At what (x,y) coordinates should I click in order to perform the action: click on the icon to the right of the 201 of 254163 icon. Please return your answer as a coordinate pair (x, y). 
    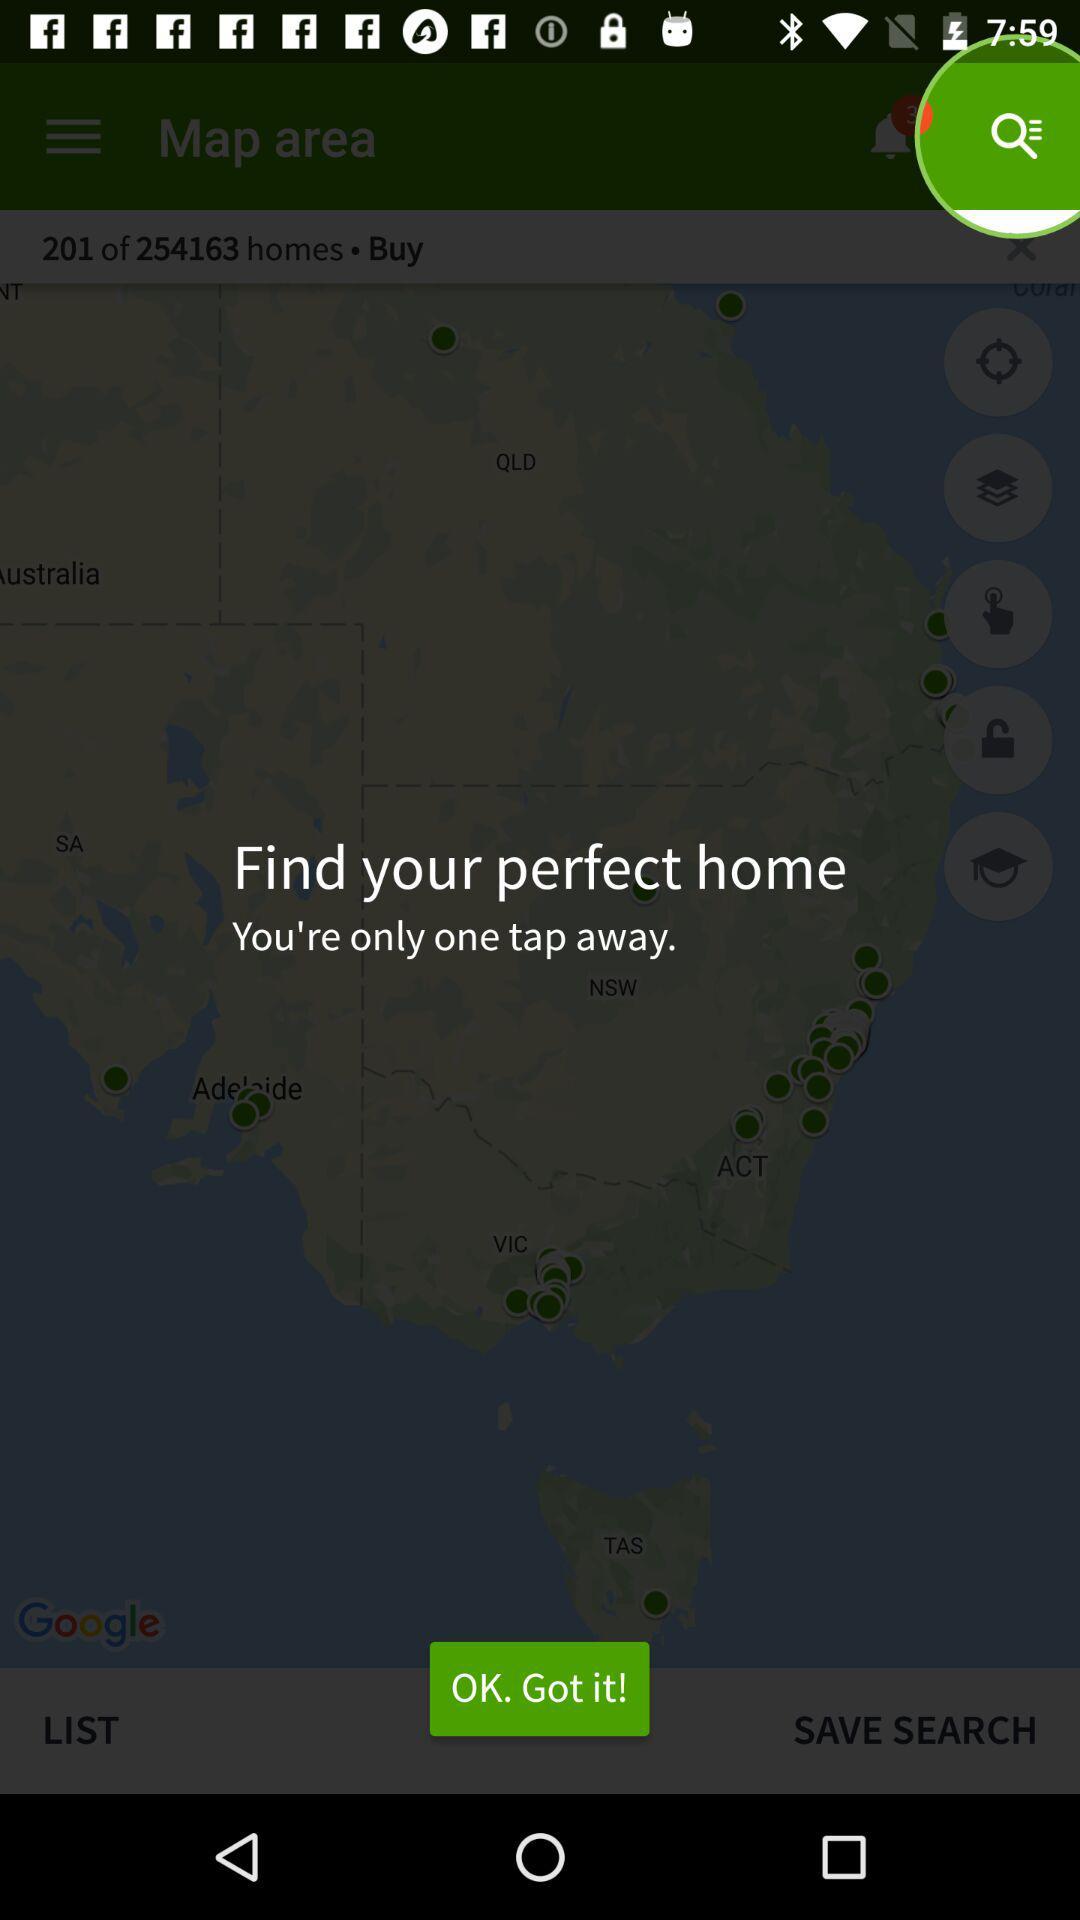
    Looking at the image, I should click on (1021, 245).